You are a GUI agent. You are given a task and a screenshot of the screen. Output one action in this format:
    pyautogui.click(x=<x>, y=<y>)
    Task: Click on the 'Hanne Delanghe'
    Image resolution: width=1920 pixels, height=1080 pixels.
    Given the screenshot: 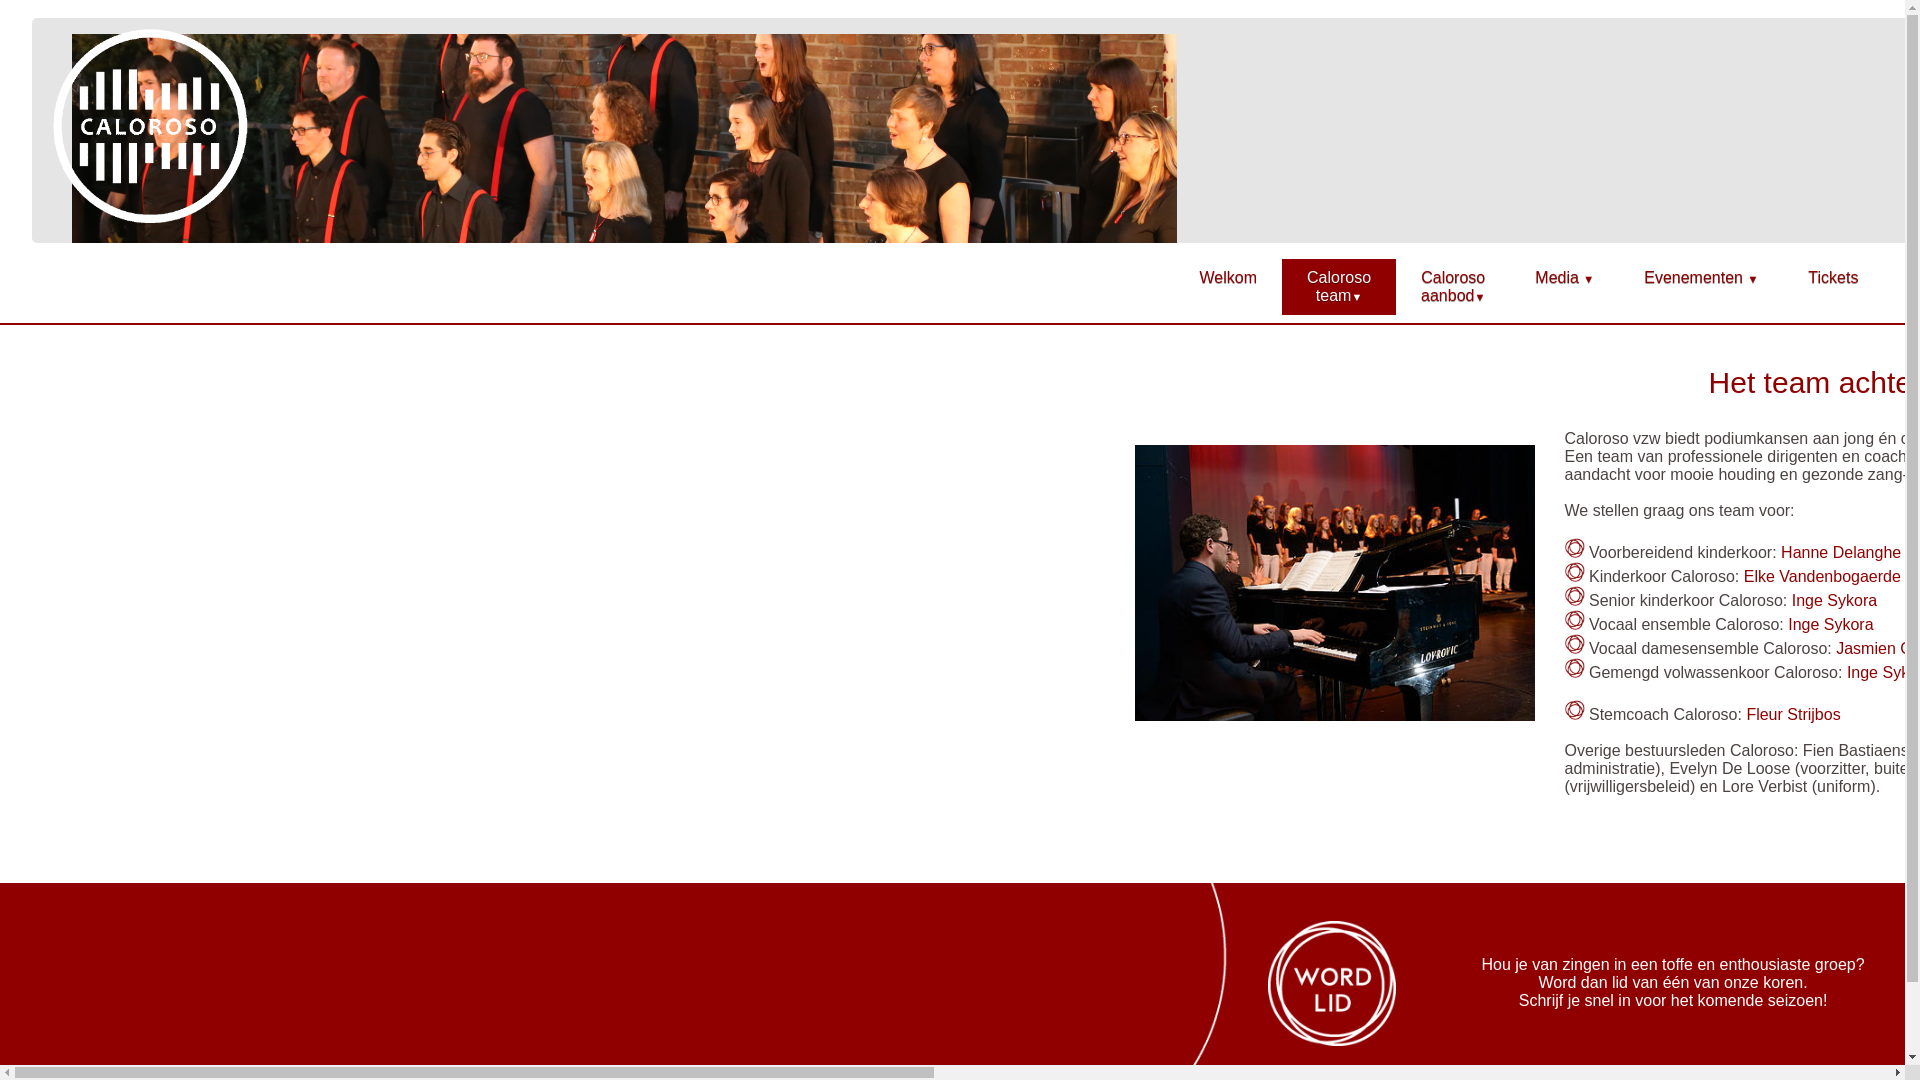 What is the action you would take?
    pyautogui.click(x=1840, y=552)
    